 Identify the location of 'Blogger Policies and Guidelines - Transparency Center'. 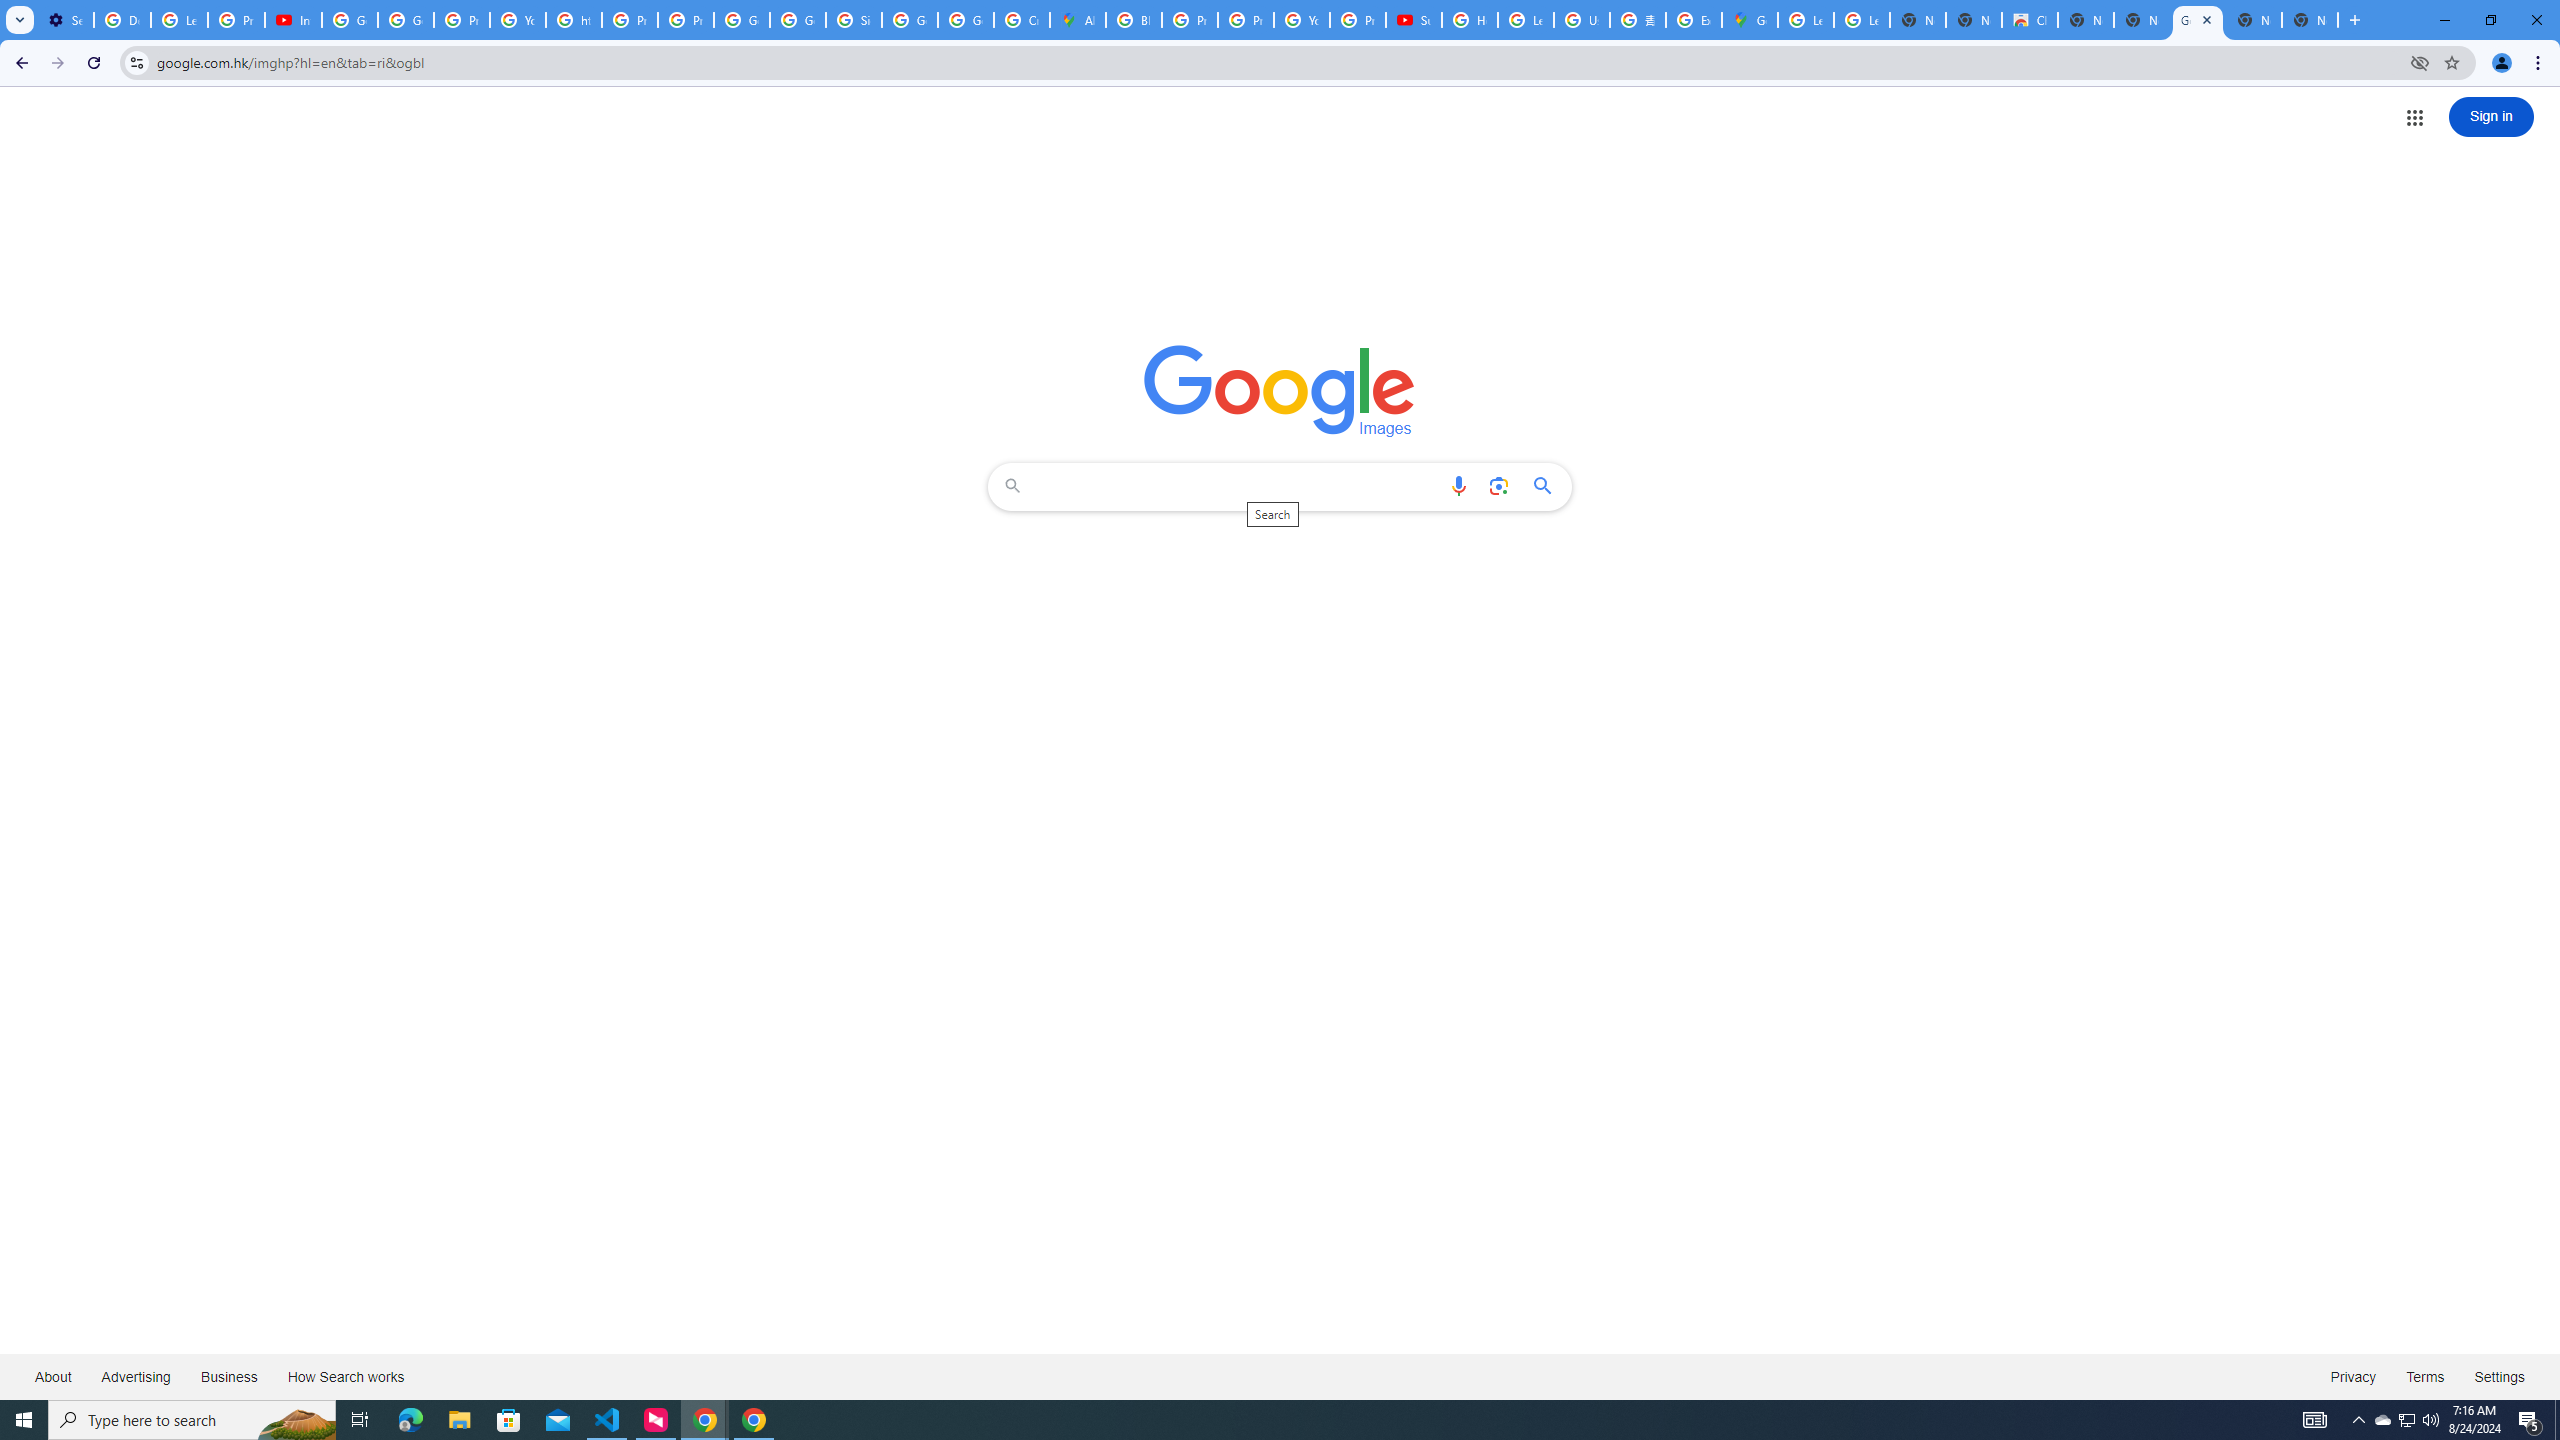
(1133, 19).